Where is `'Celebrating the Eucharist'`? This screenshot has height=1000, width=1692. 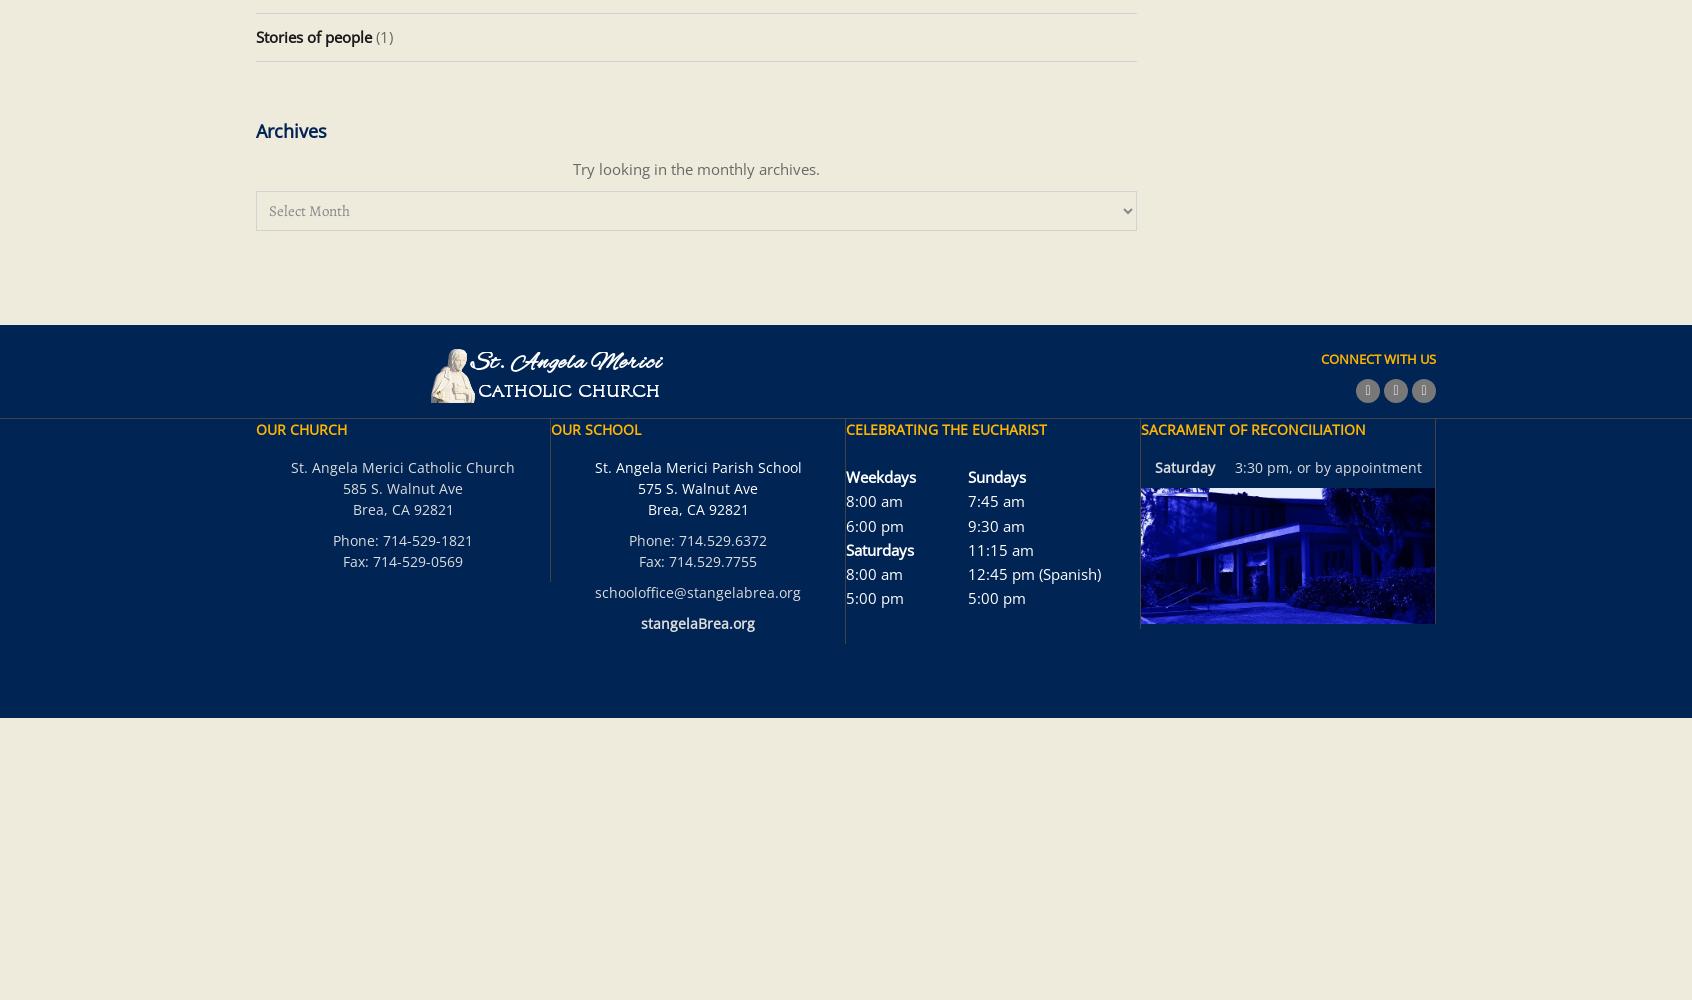 'Celebrating the Eucharist' is located at coordinates (946, 429).